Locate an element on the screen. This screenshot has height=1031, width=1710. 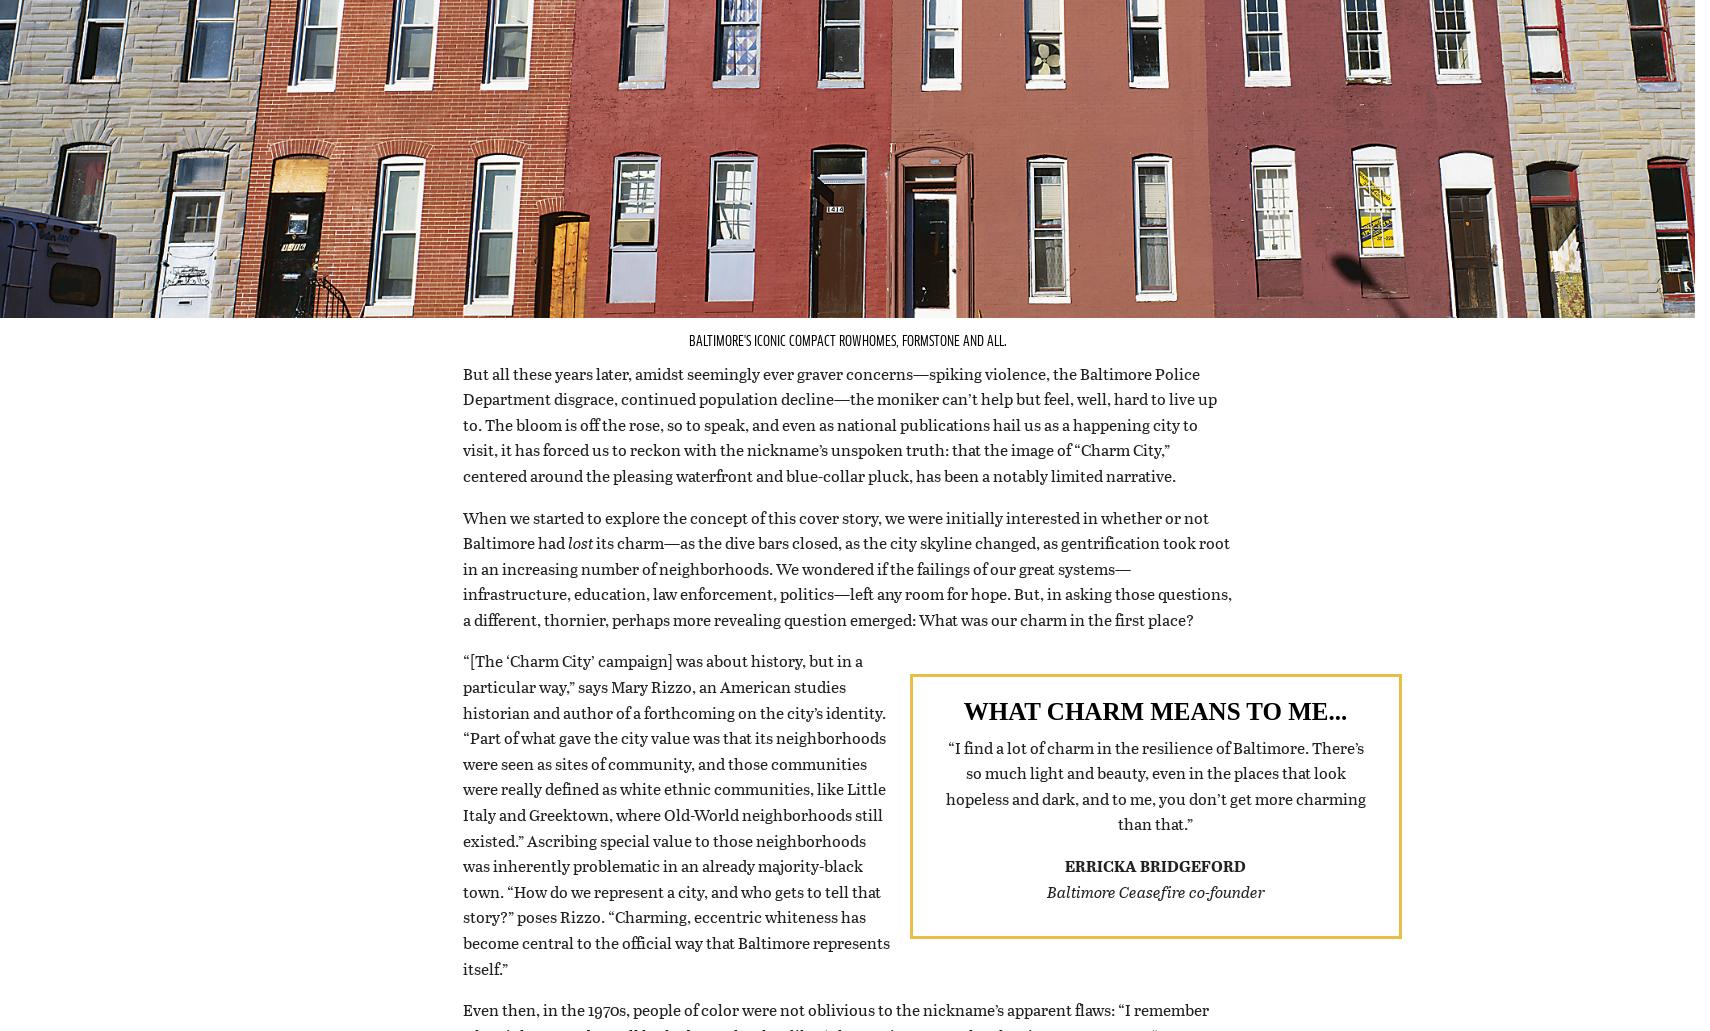
'Baltimore Ceasefire co-founder' is located at coordinates (1153, 916).